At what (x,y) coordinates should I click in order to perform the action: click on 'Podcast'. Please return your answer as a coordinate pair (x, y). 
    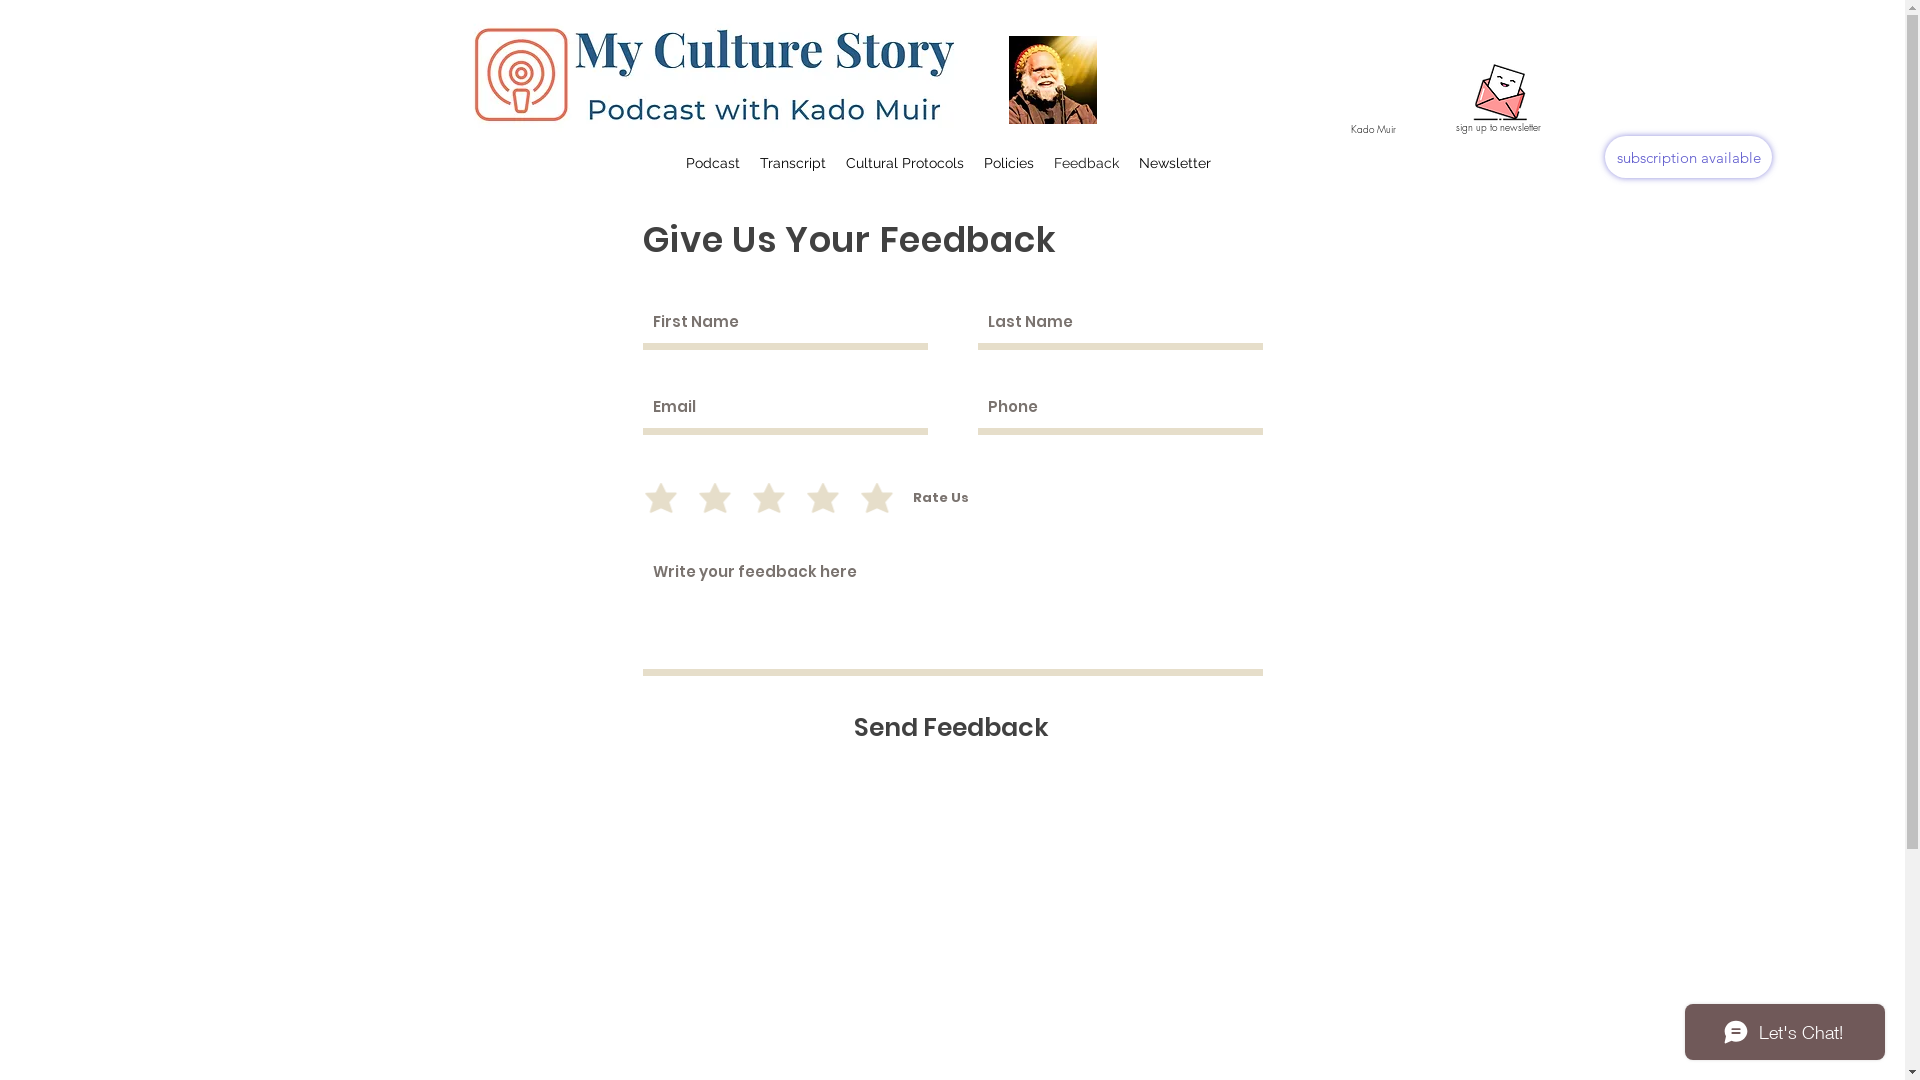
    Looking at the image, I should click on (713, 161).